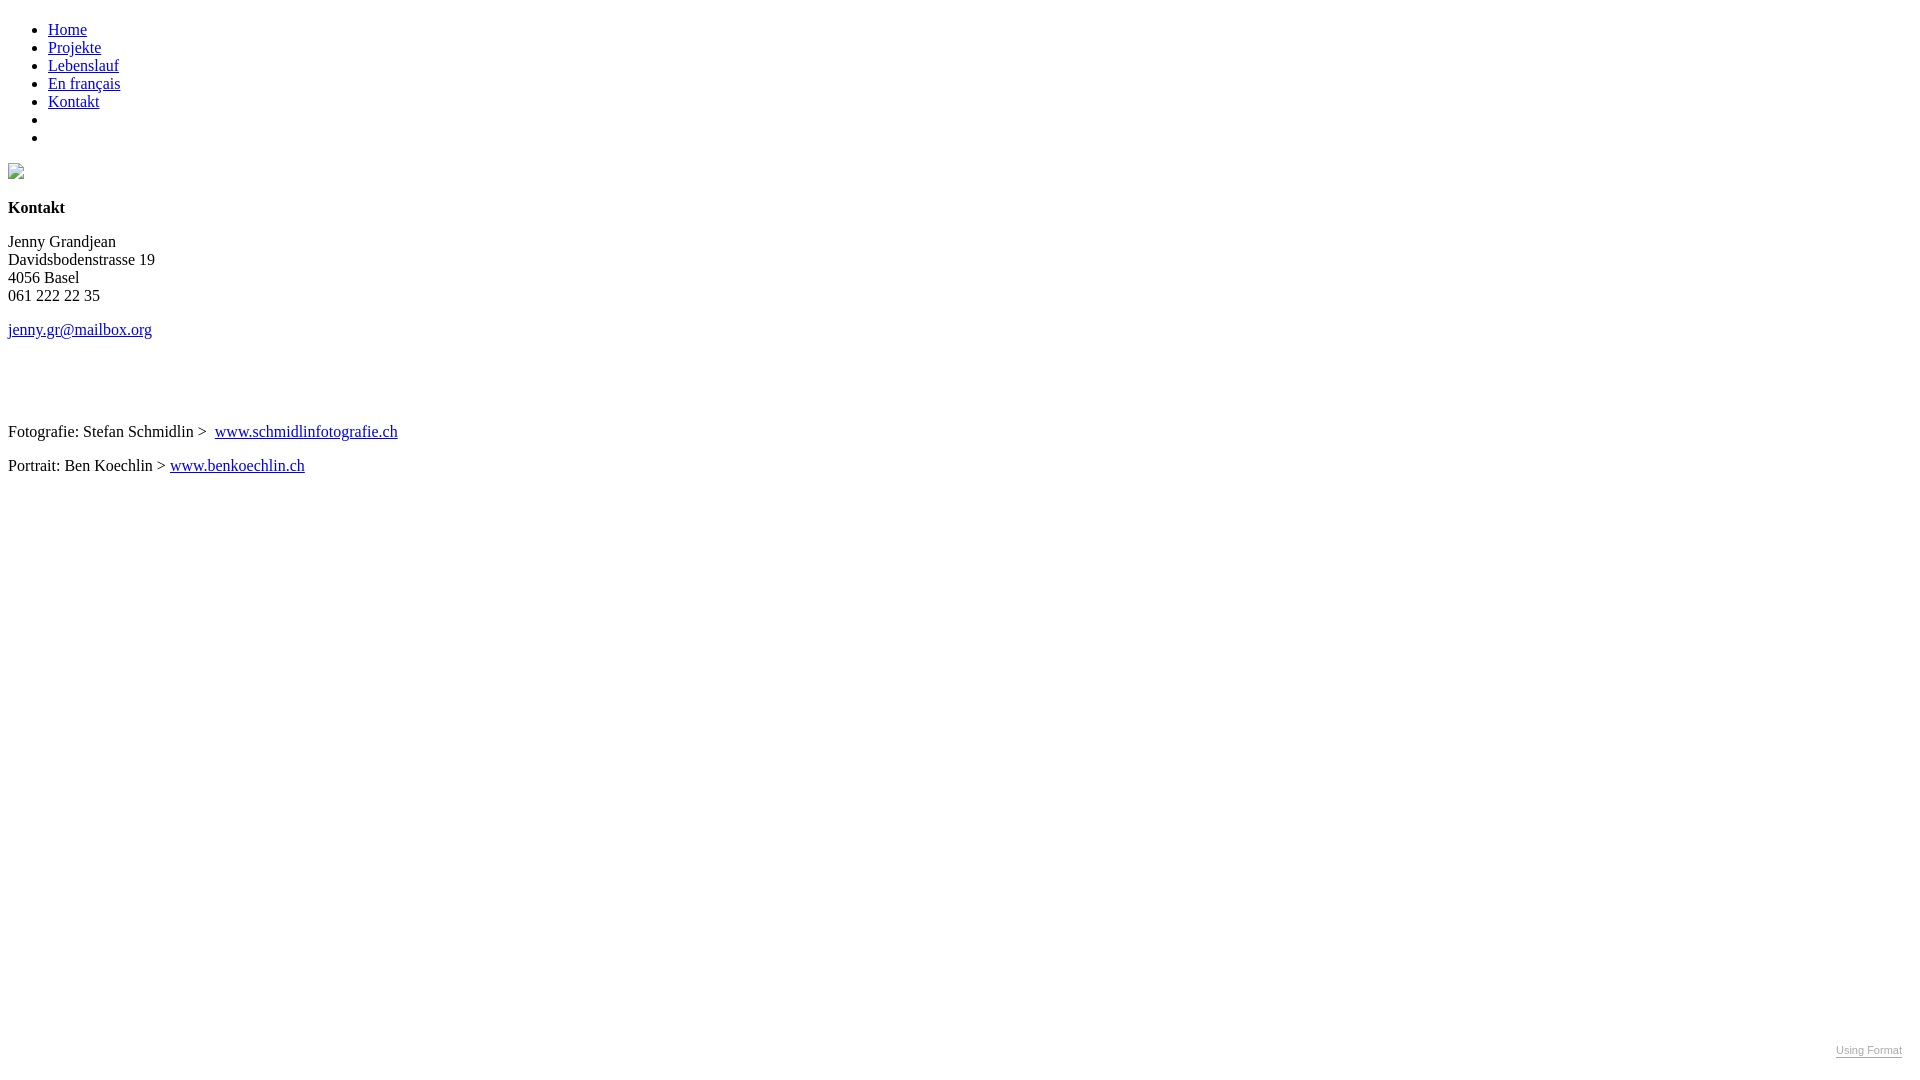 Image resolution: width=1920 pixels, height=1080 pixels. I want to click on 'www.benkoechlin.ch', so click(169, 465).